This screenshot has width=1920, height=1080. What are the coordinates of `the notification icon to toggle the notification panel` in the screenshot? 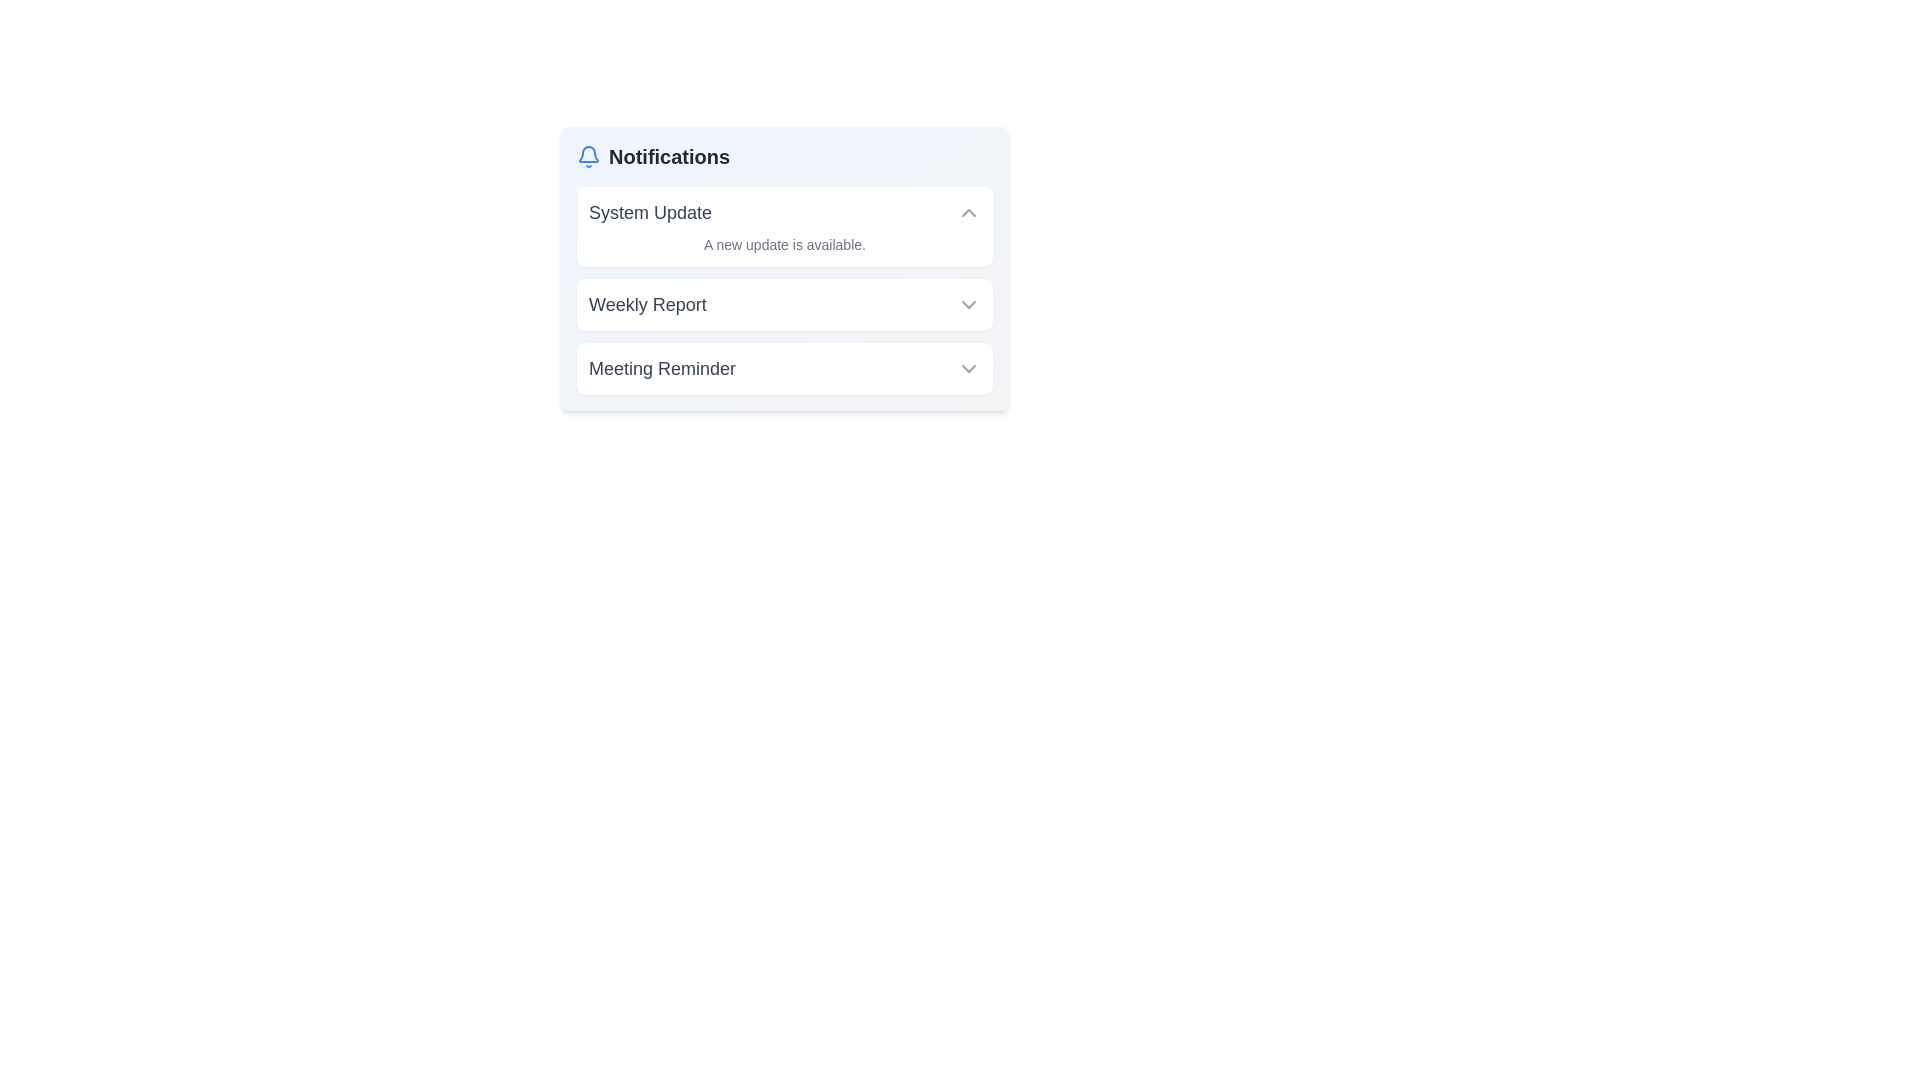 It's located at (588, 156).